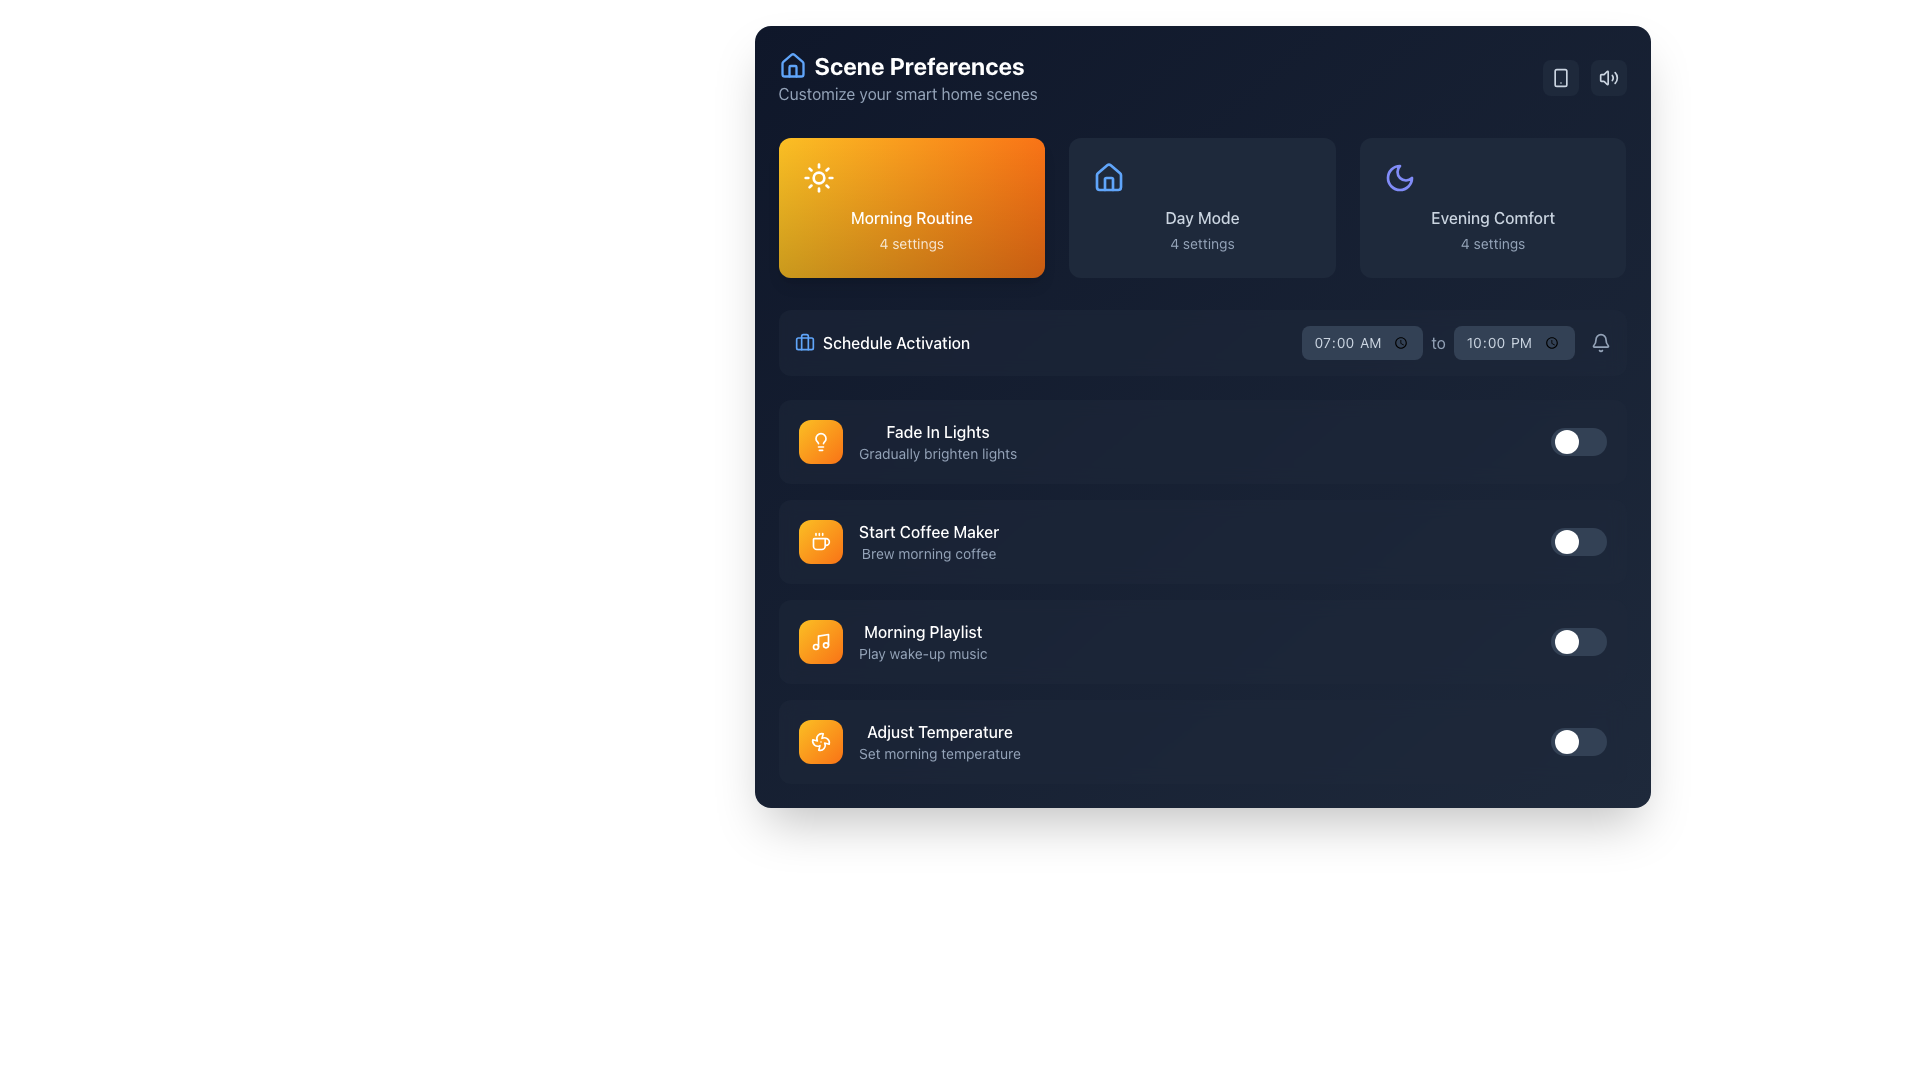  What do you see at coordinates (804, 342) in the screenshot?
I see `the 'Schedule Activation' icon located to the immediate left of the text 'Schedule Activation' in the Scene Preferences panel` at bounding box center [804, 342].